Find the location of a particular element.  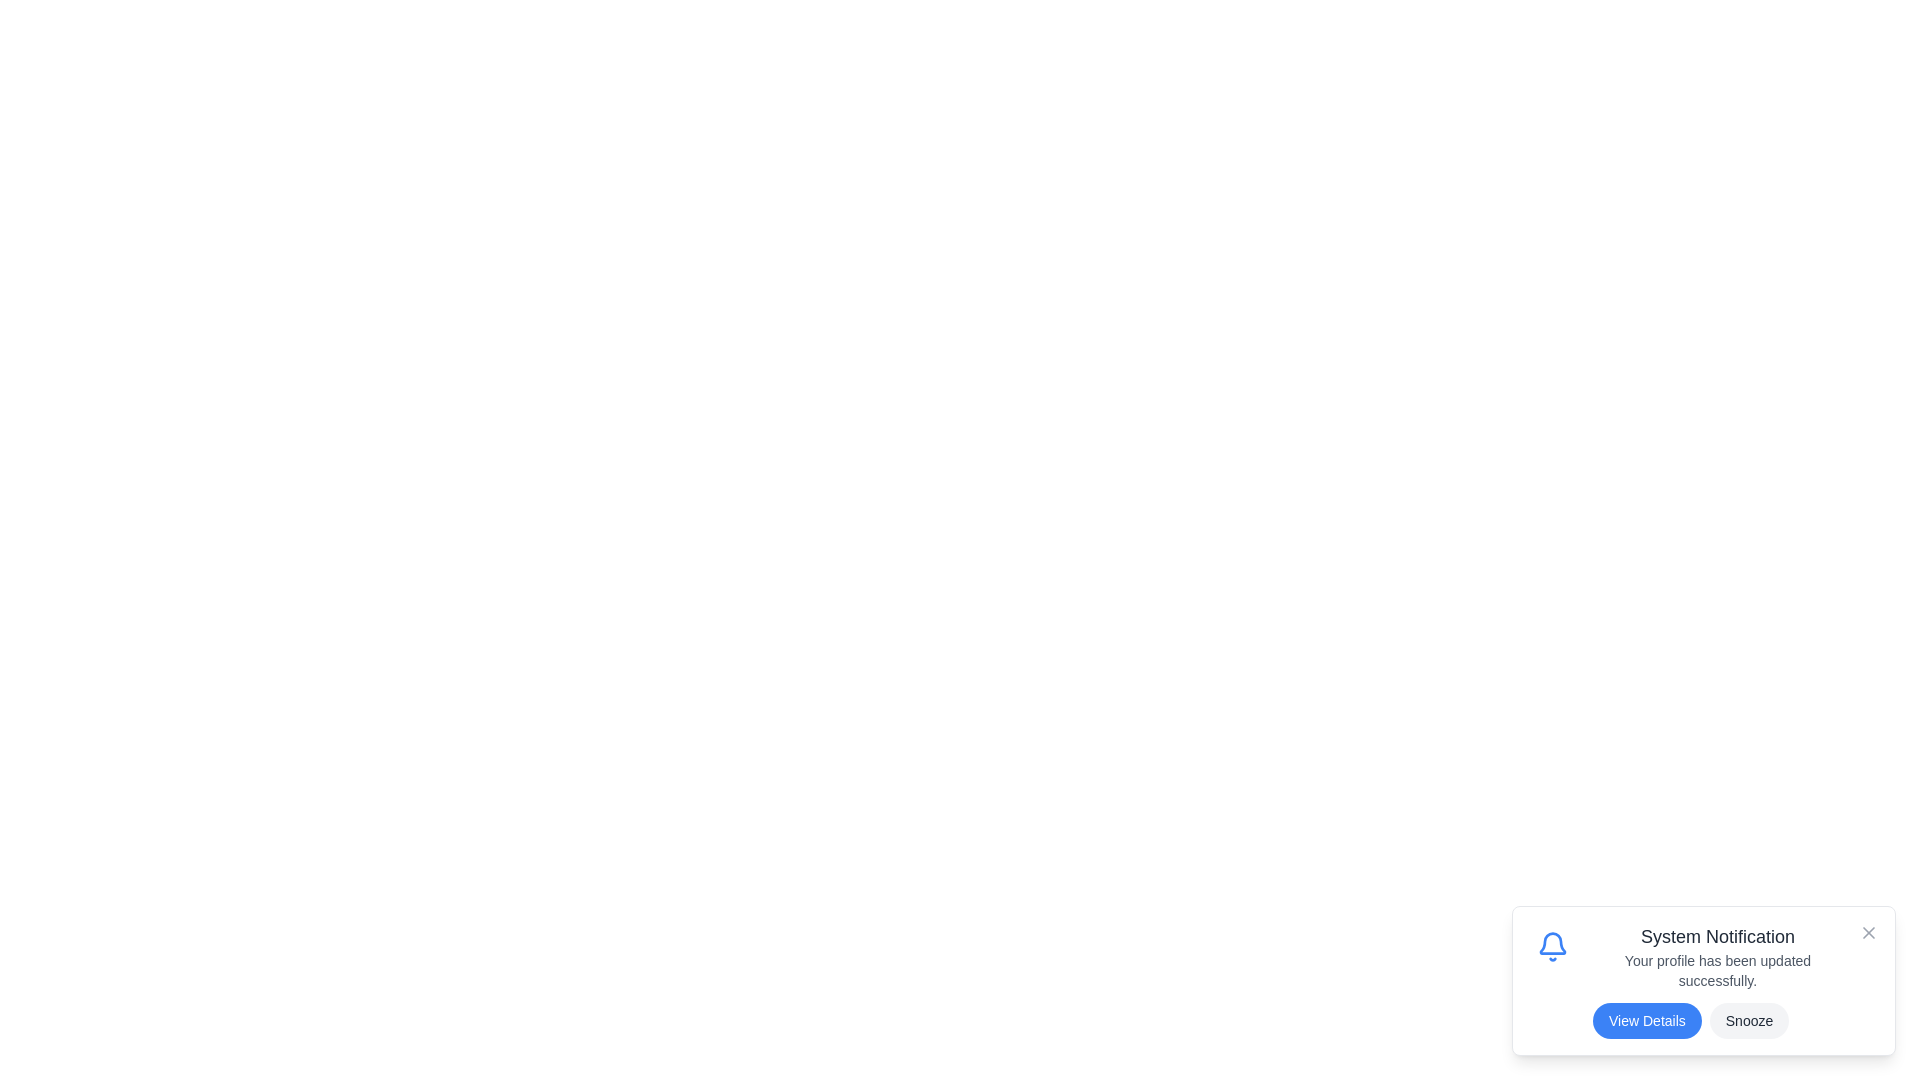

message 'Your profile has been updated successfully.' displayed in medium-sized gray font below the title 'System Notification' in the notification card is located at coordinates (1717, 970).